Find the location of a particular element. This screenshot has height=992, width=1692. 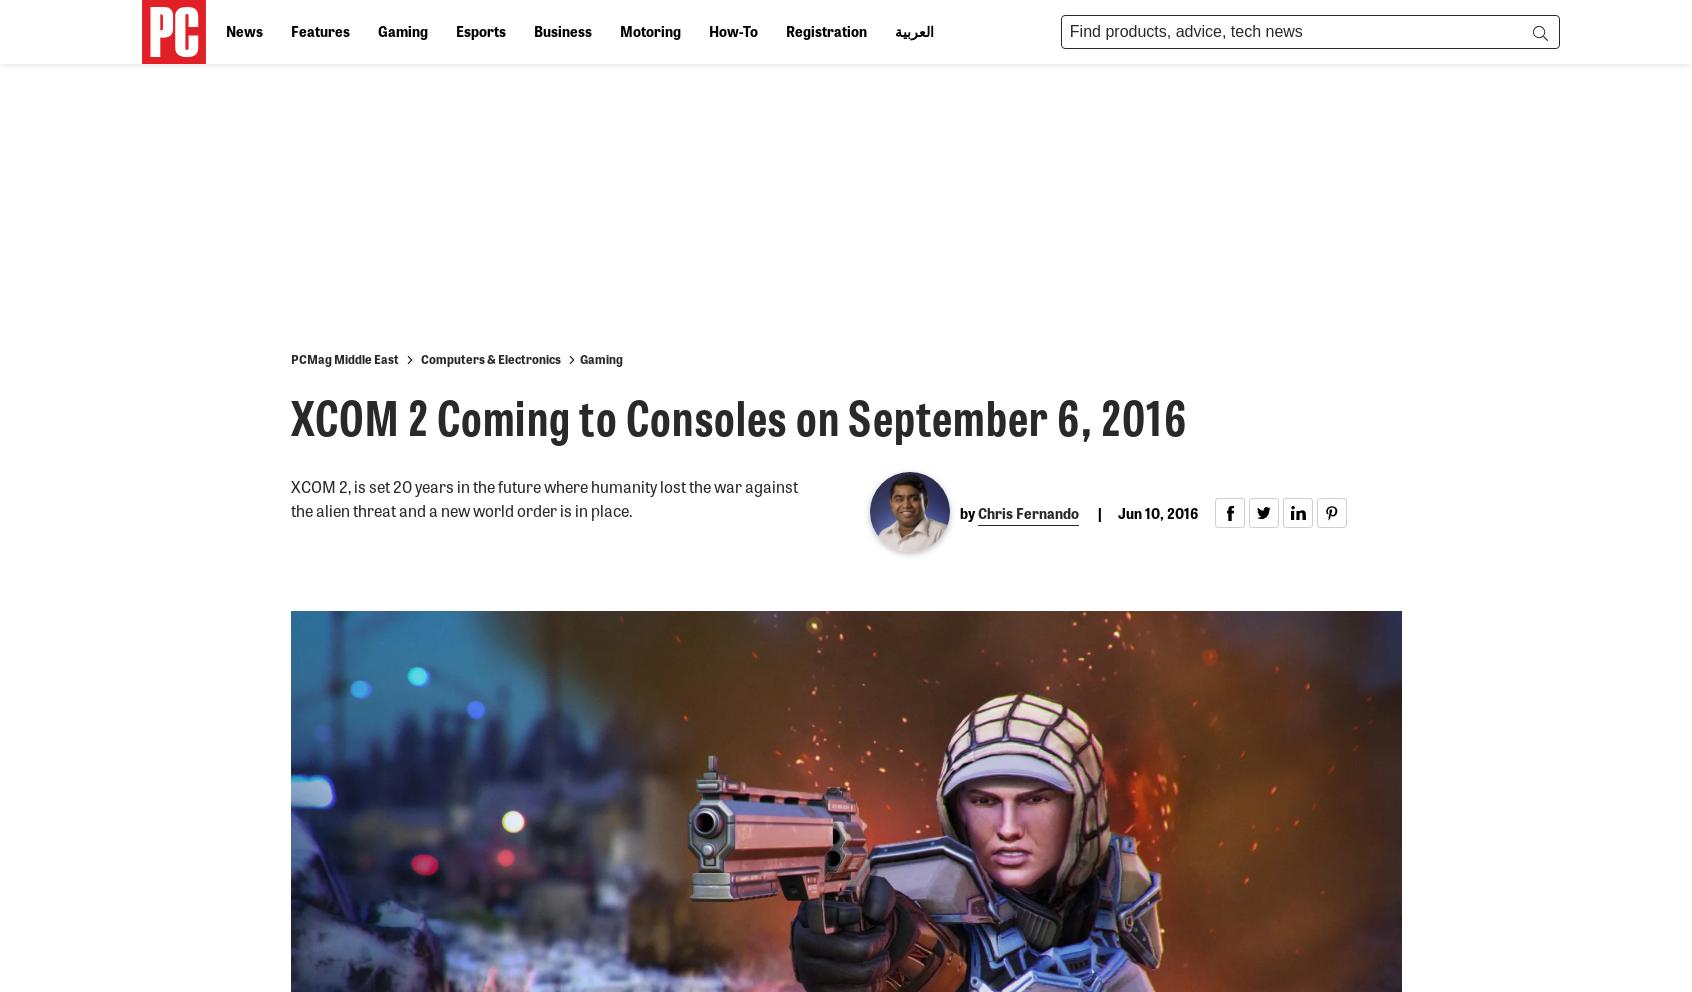

'XCOM 2, is set 20 years in the future where humanity lost the war against the alien threat and a new world order is in place.' is located at coordinates (543, 497).